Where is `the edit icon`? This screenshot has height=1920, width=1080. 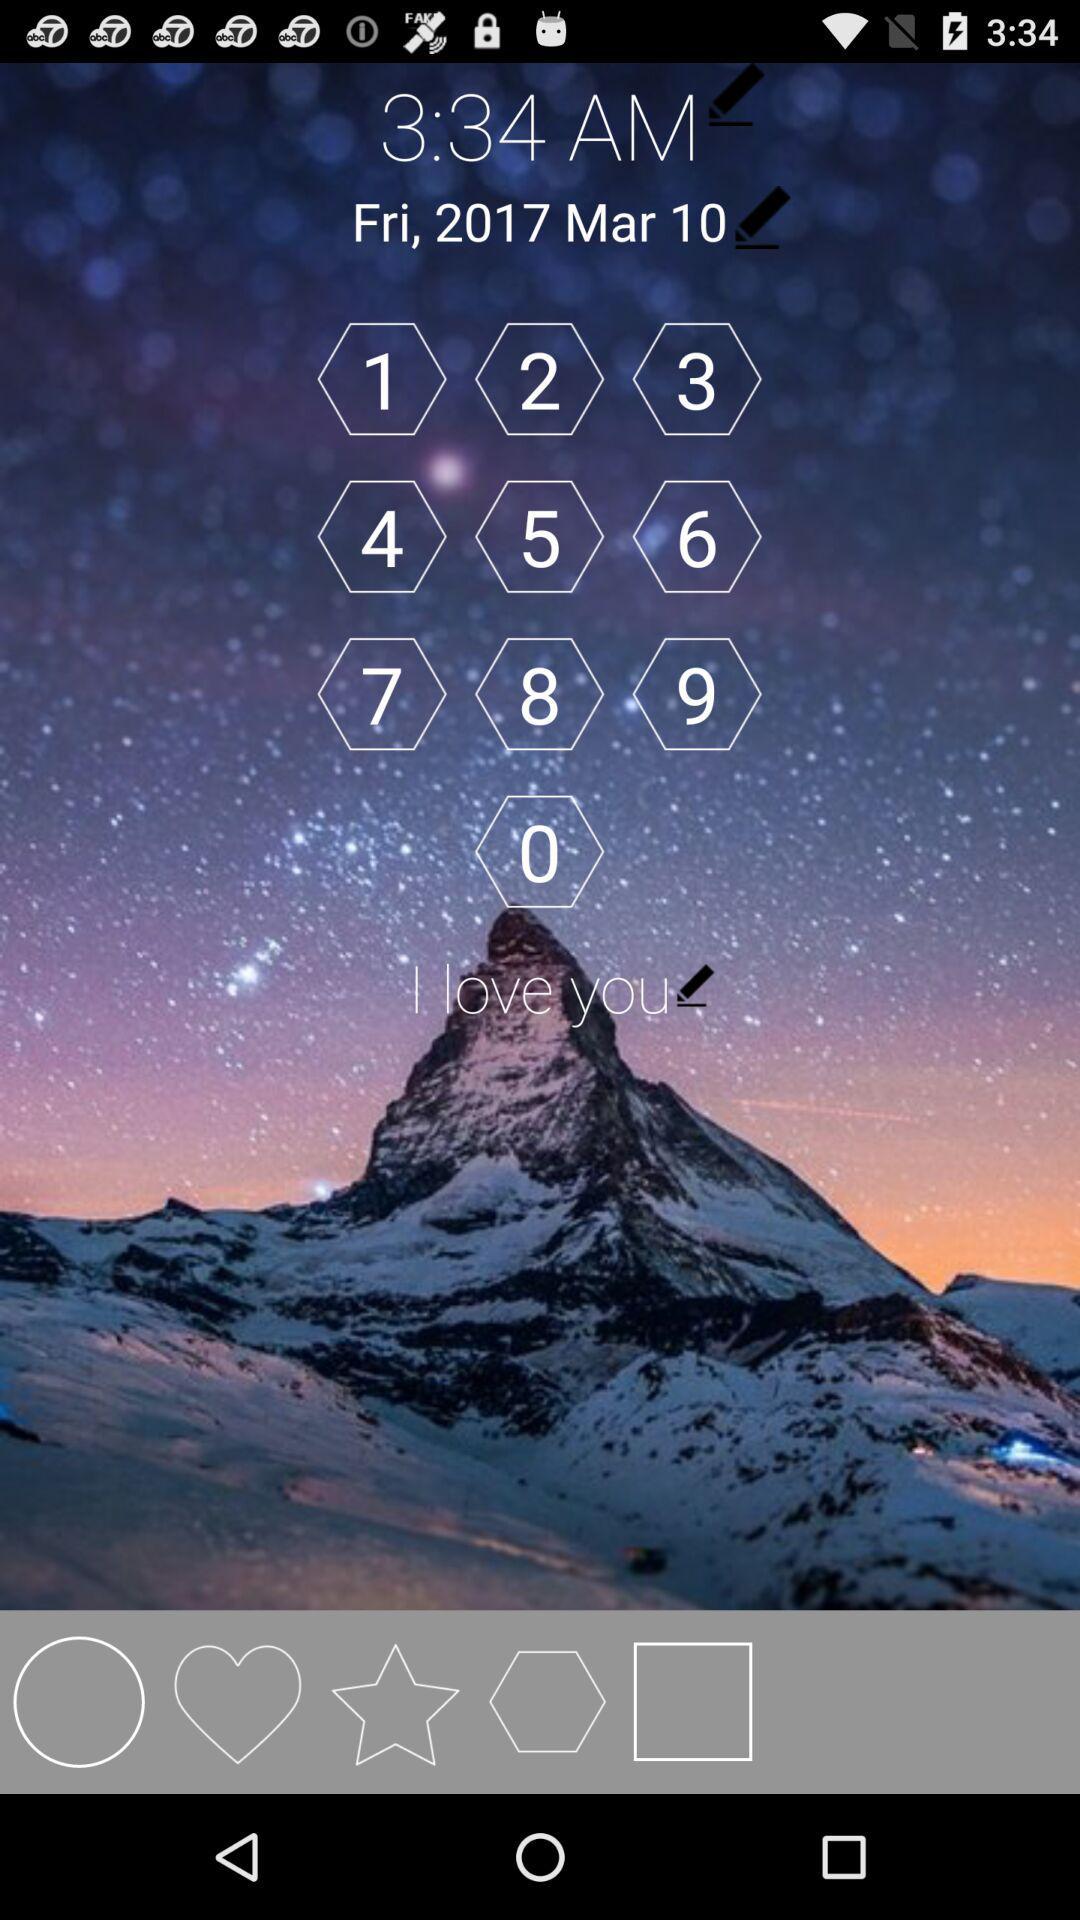 the edit icon is located at coordinates (732, 100).